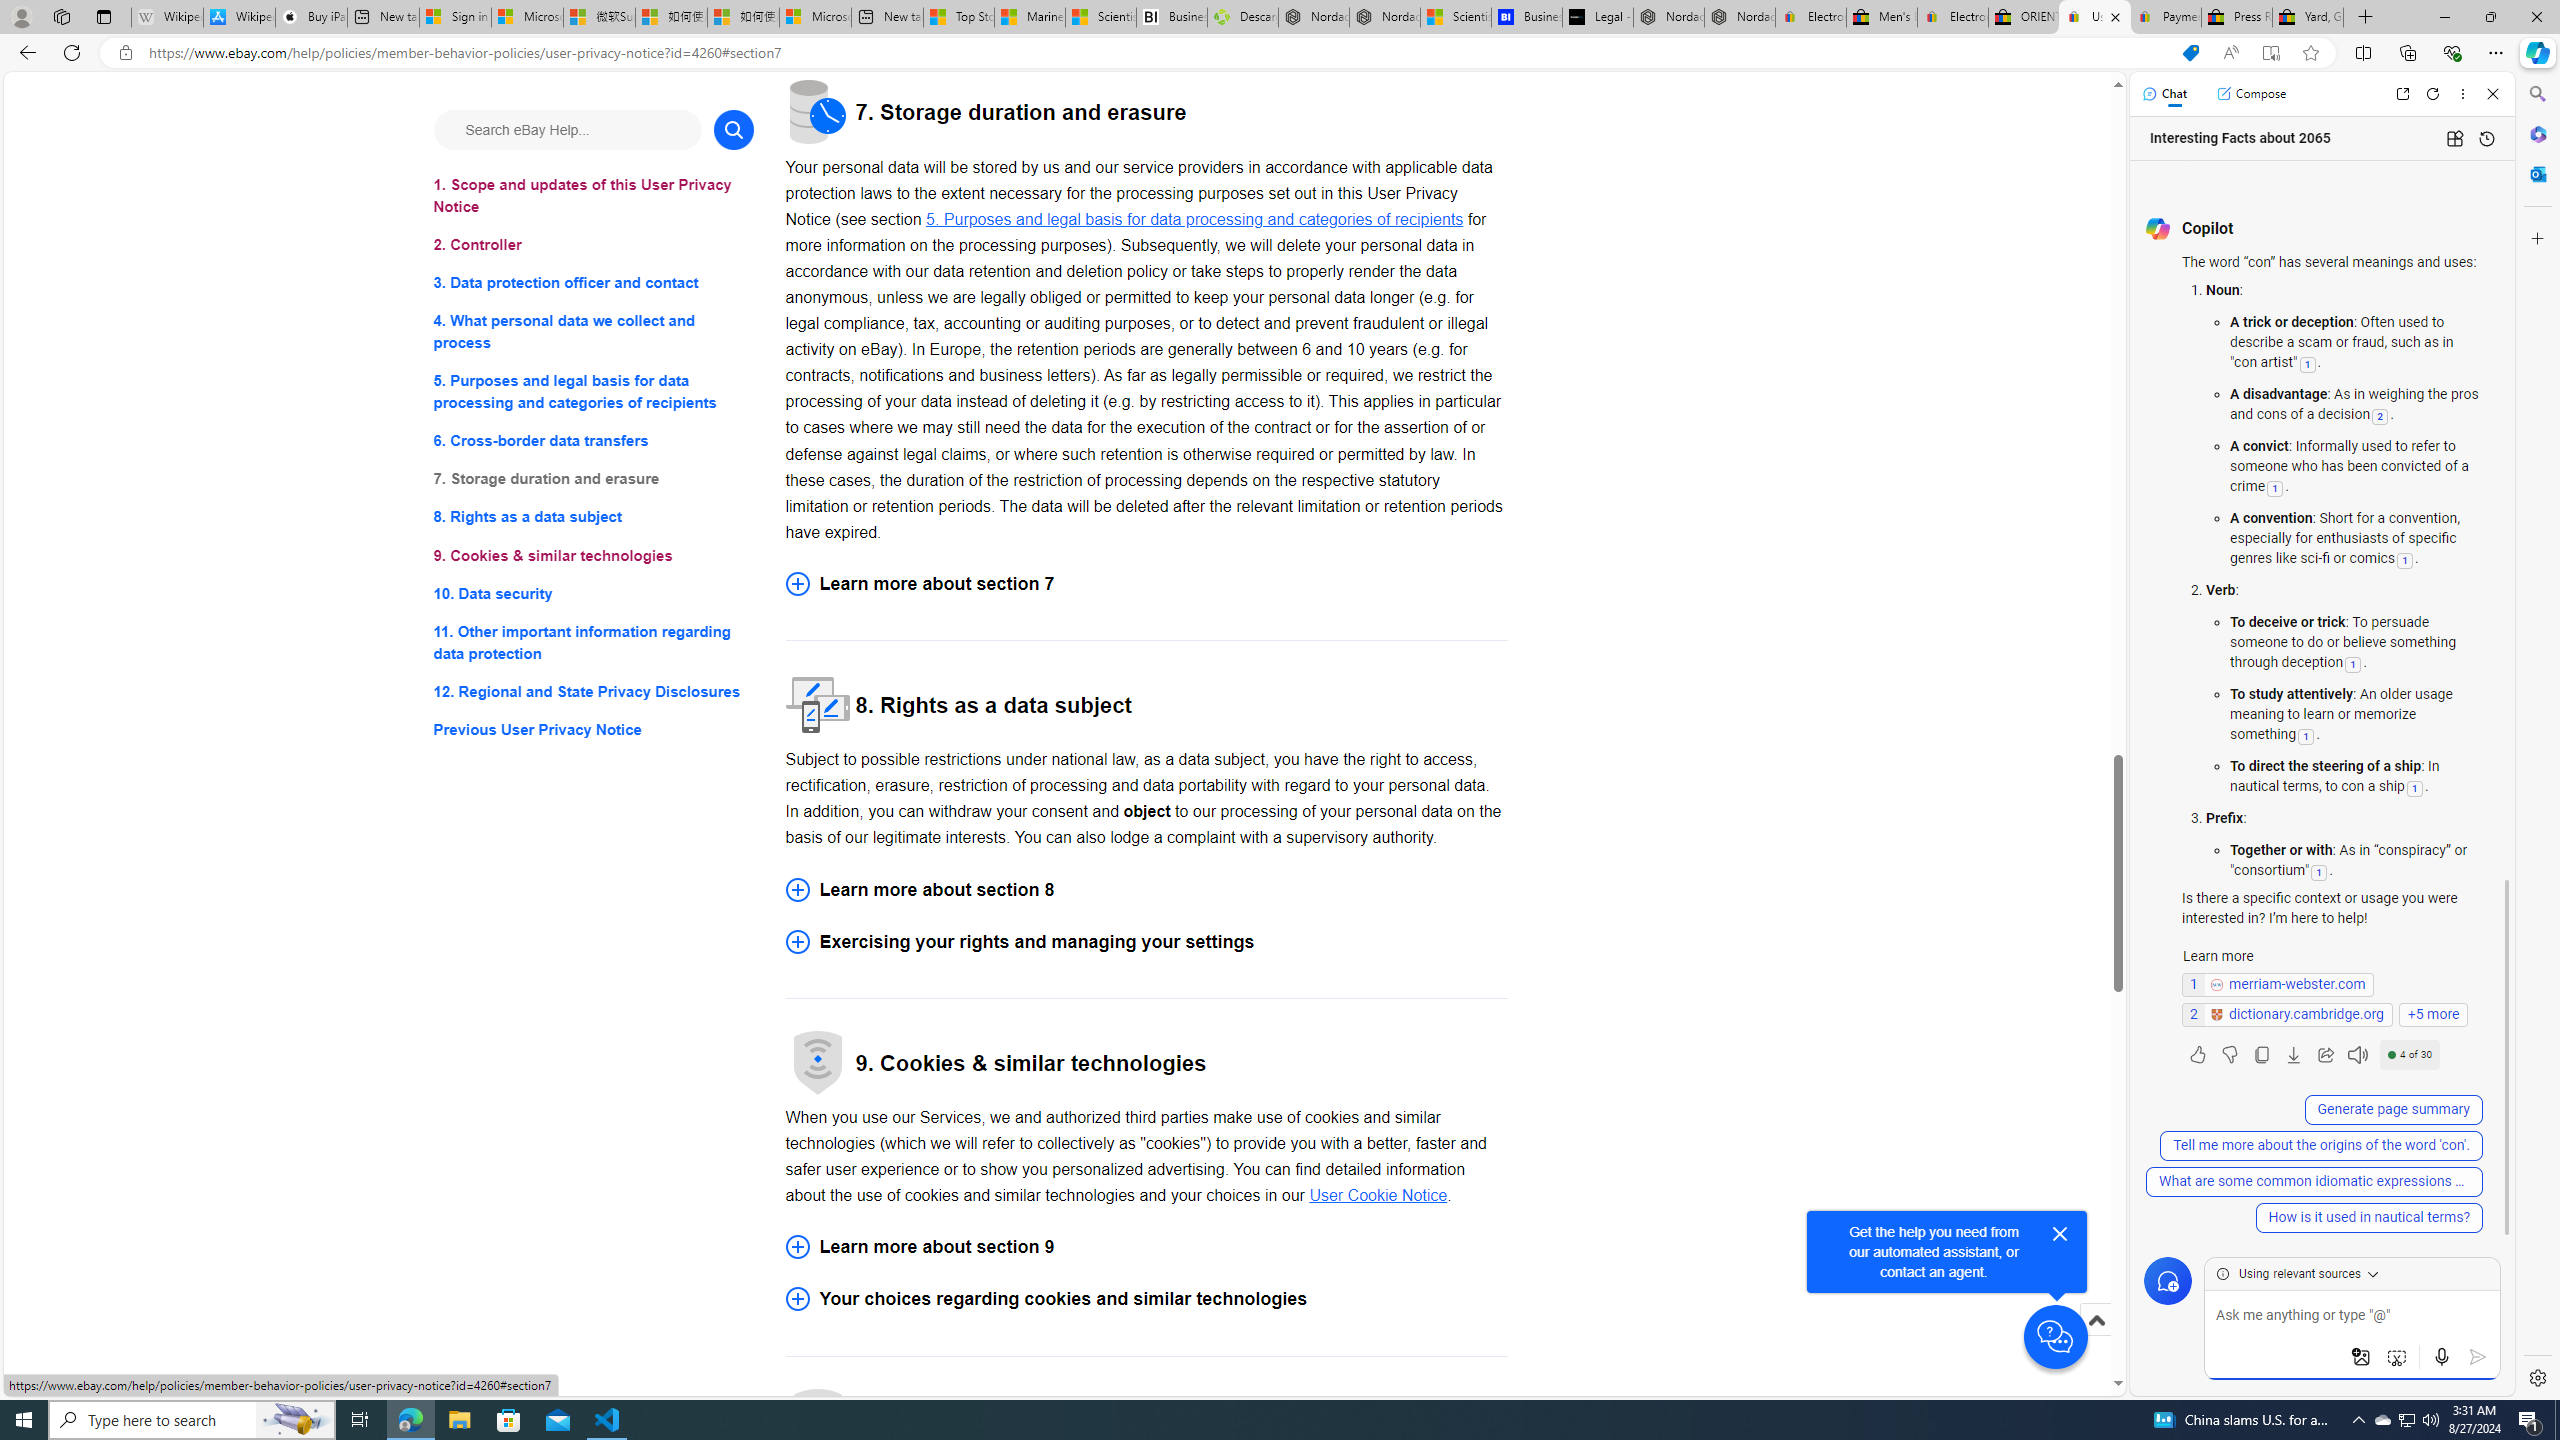  Describe the element at coordinates (592, 555) in the screenshot. I see `'9. Cookies & similar technologies'` at that location.